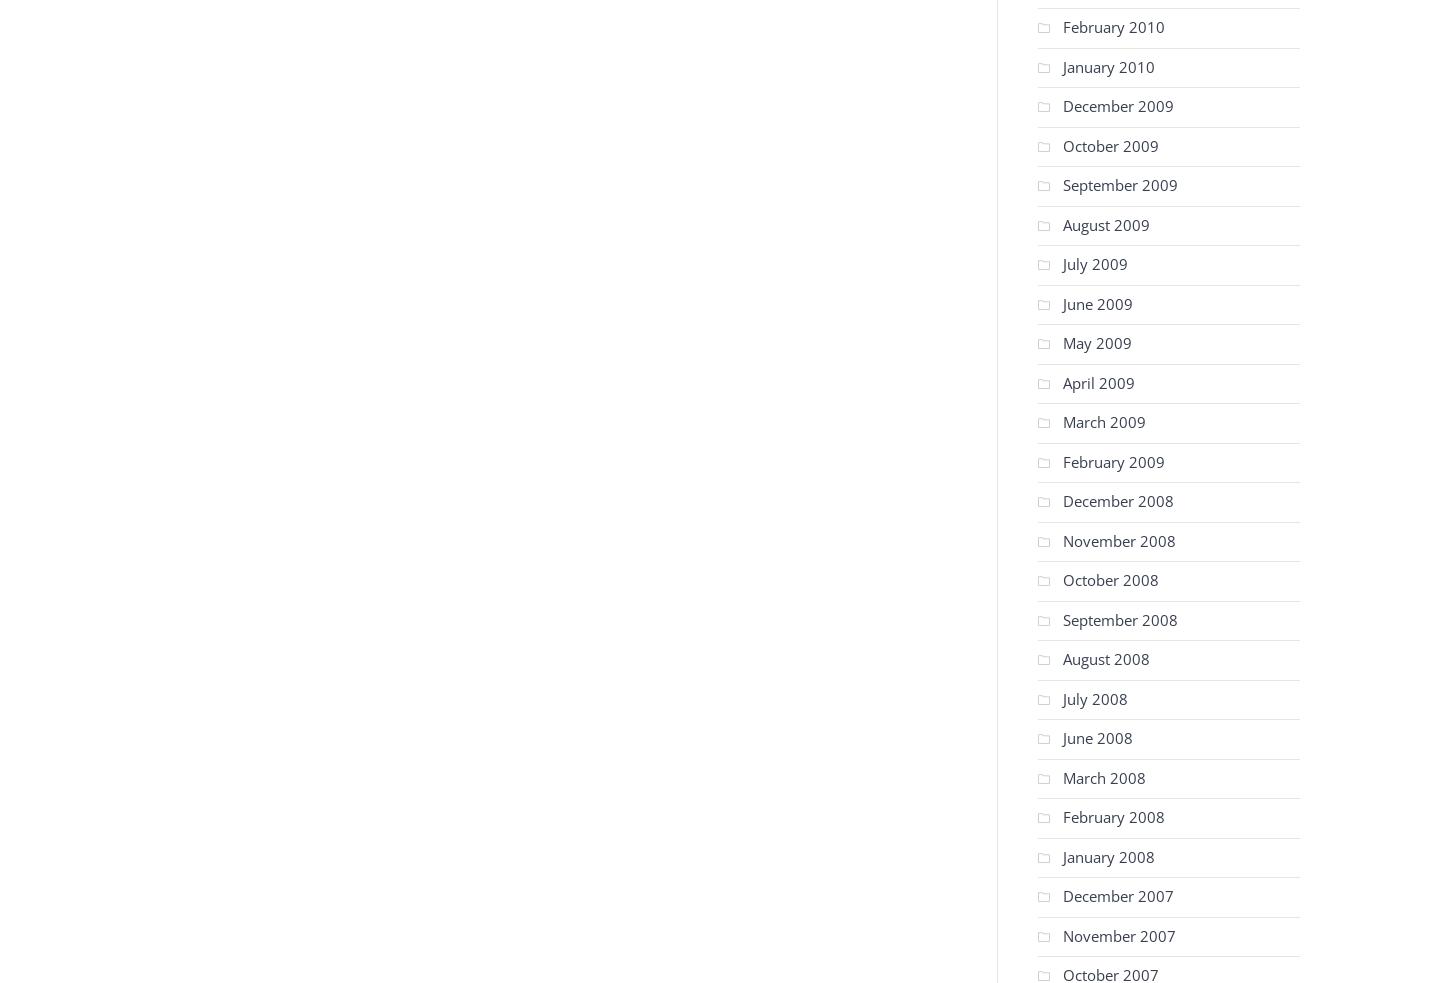 This screenshot has width=1440, height=983. Describe the element at coordinates (1103, 421) in the screenshot. I see `'March 2009'` at that location.